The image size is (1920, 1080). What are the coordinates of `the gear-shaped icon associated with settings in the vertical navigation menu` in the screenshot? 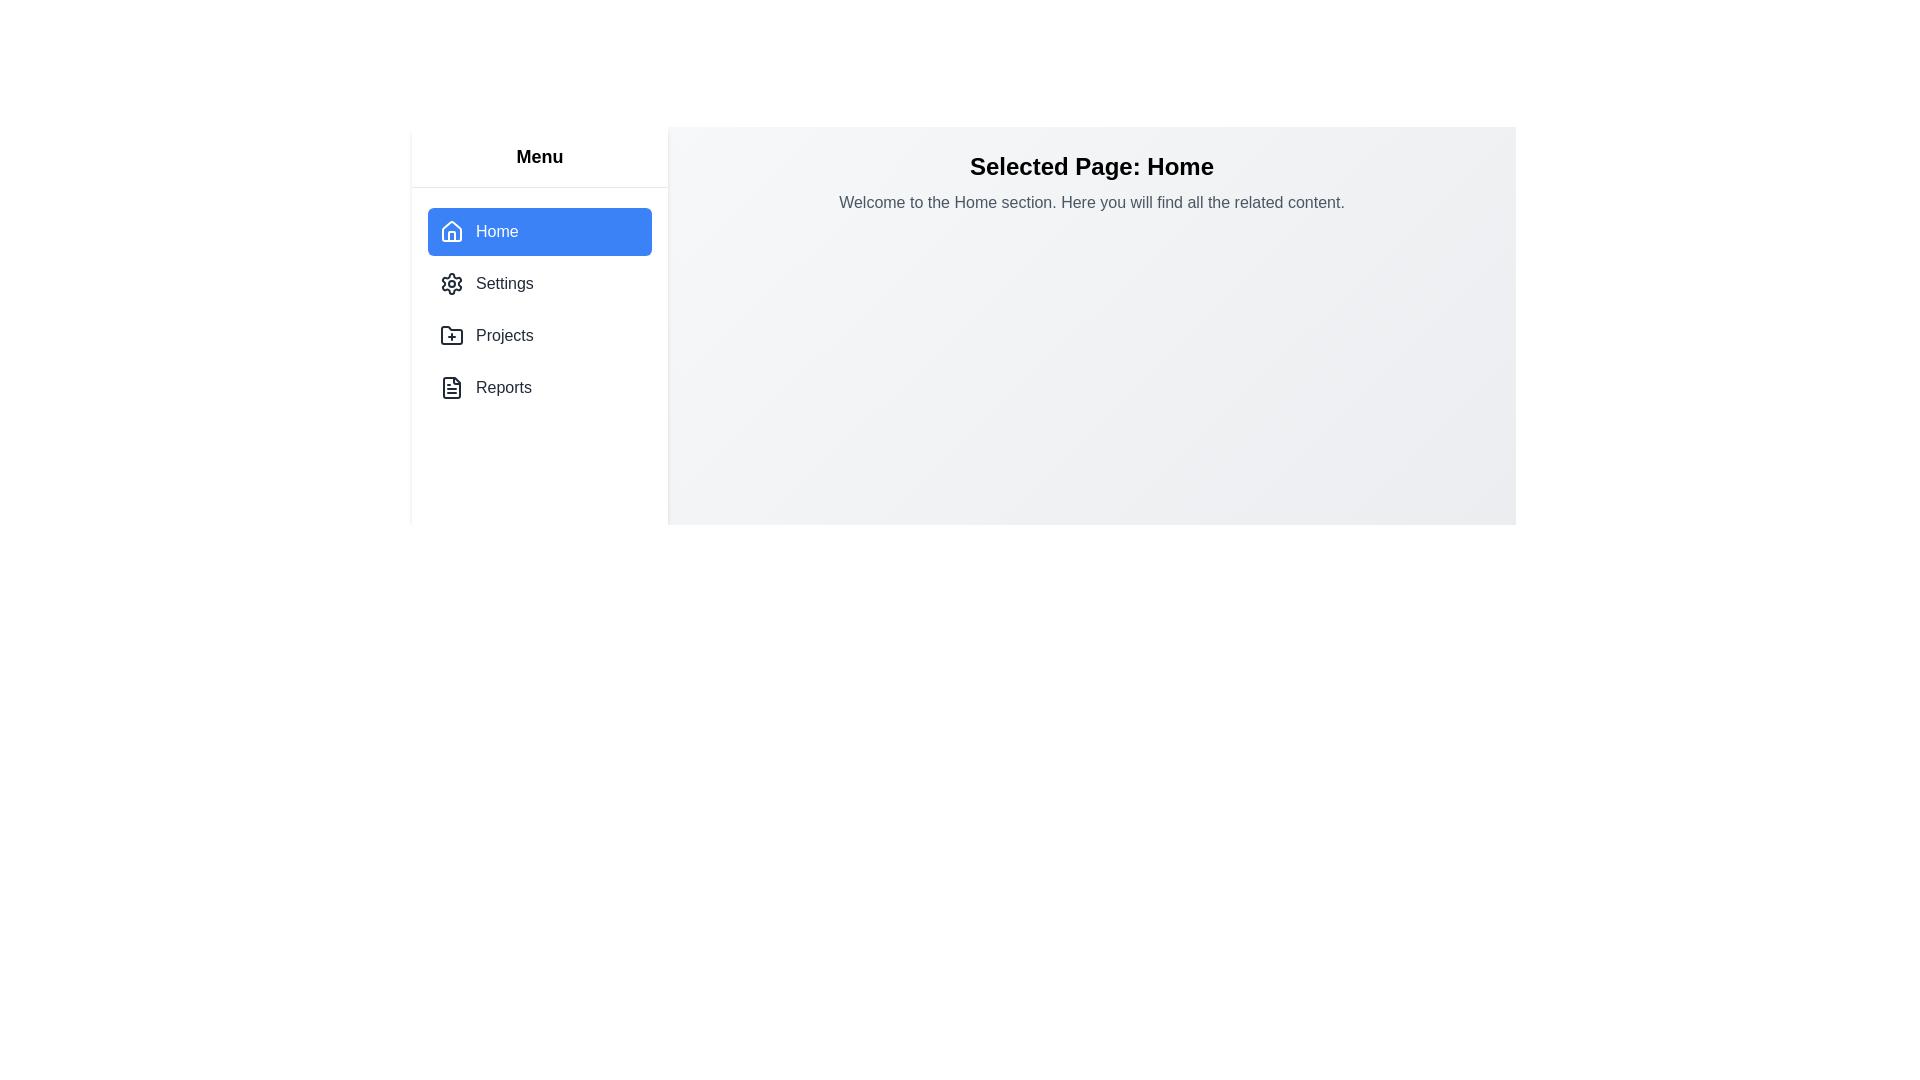 It's located at (450, 284).